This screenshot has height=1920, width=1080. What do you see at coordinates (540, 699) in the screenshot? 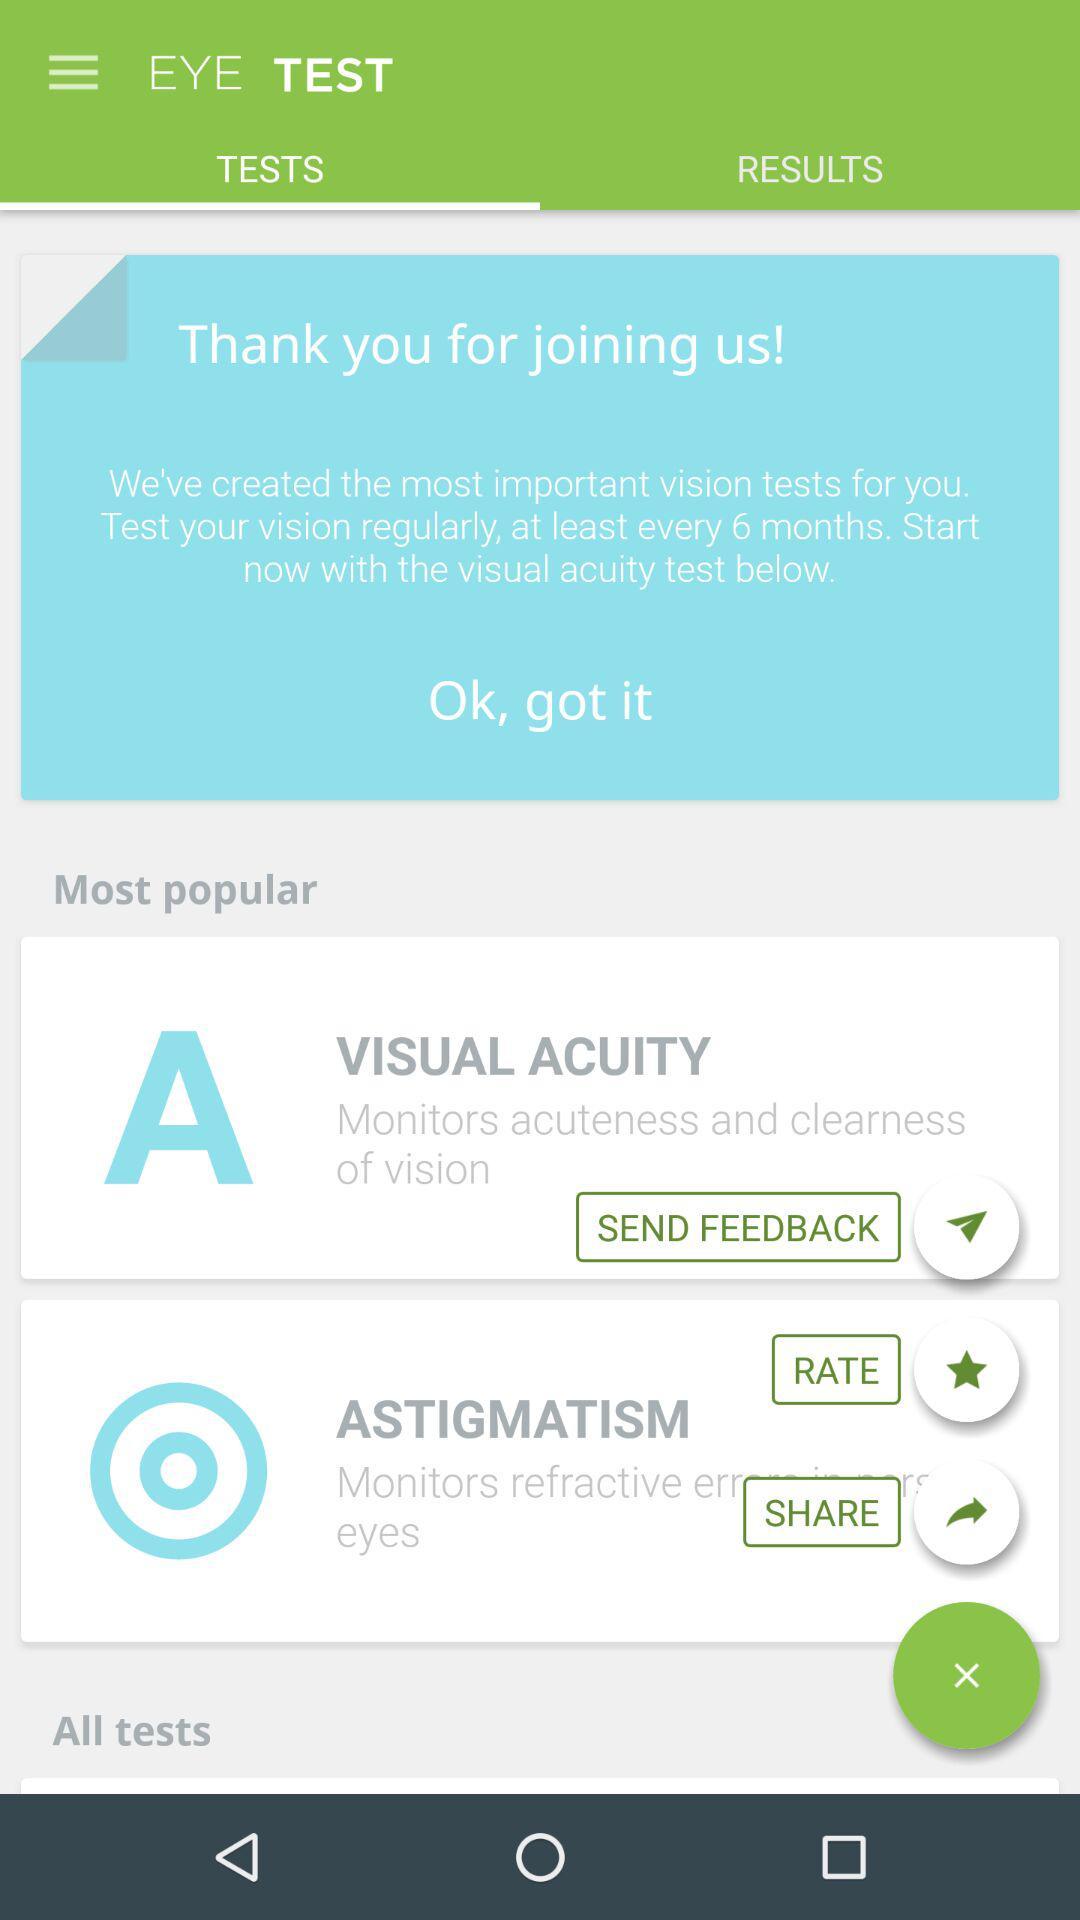
I see `ok, got it item` at bounding box center [540, 699].